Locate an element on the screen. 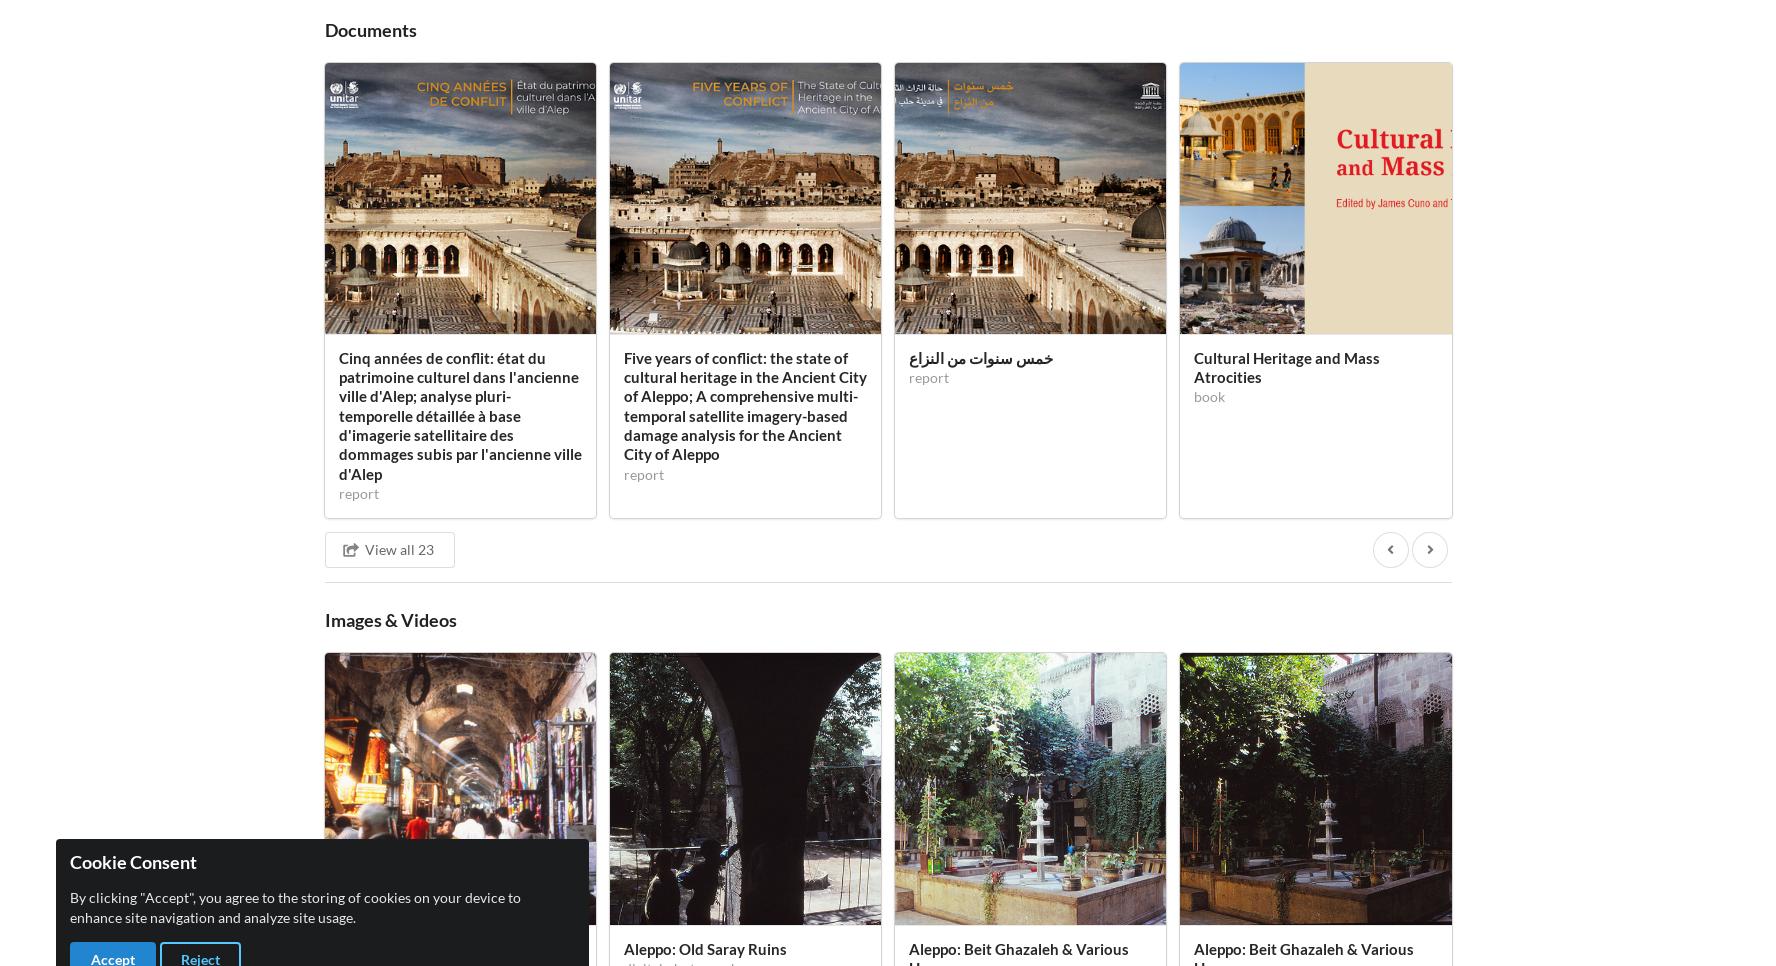 Image resolution: width=1776 pixels, height=966 pixels. 'Khan al-Sabun' is located at coordinates (459, 134).